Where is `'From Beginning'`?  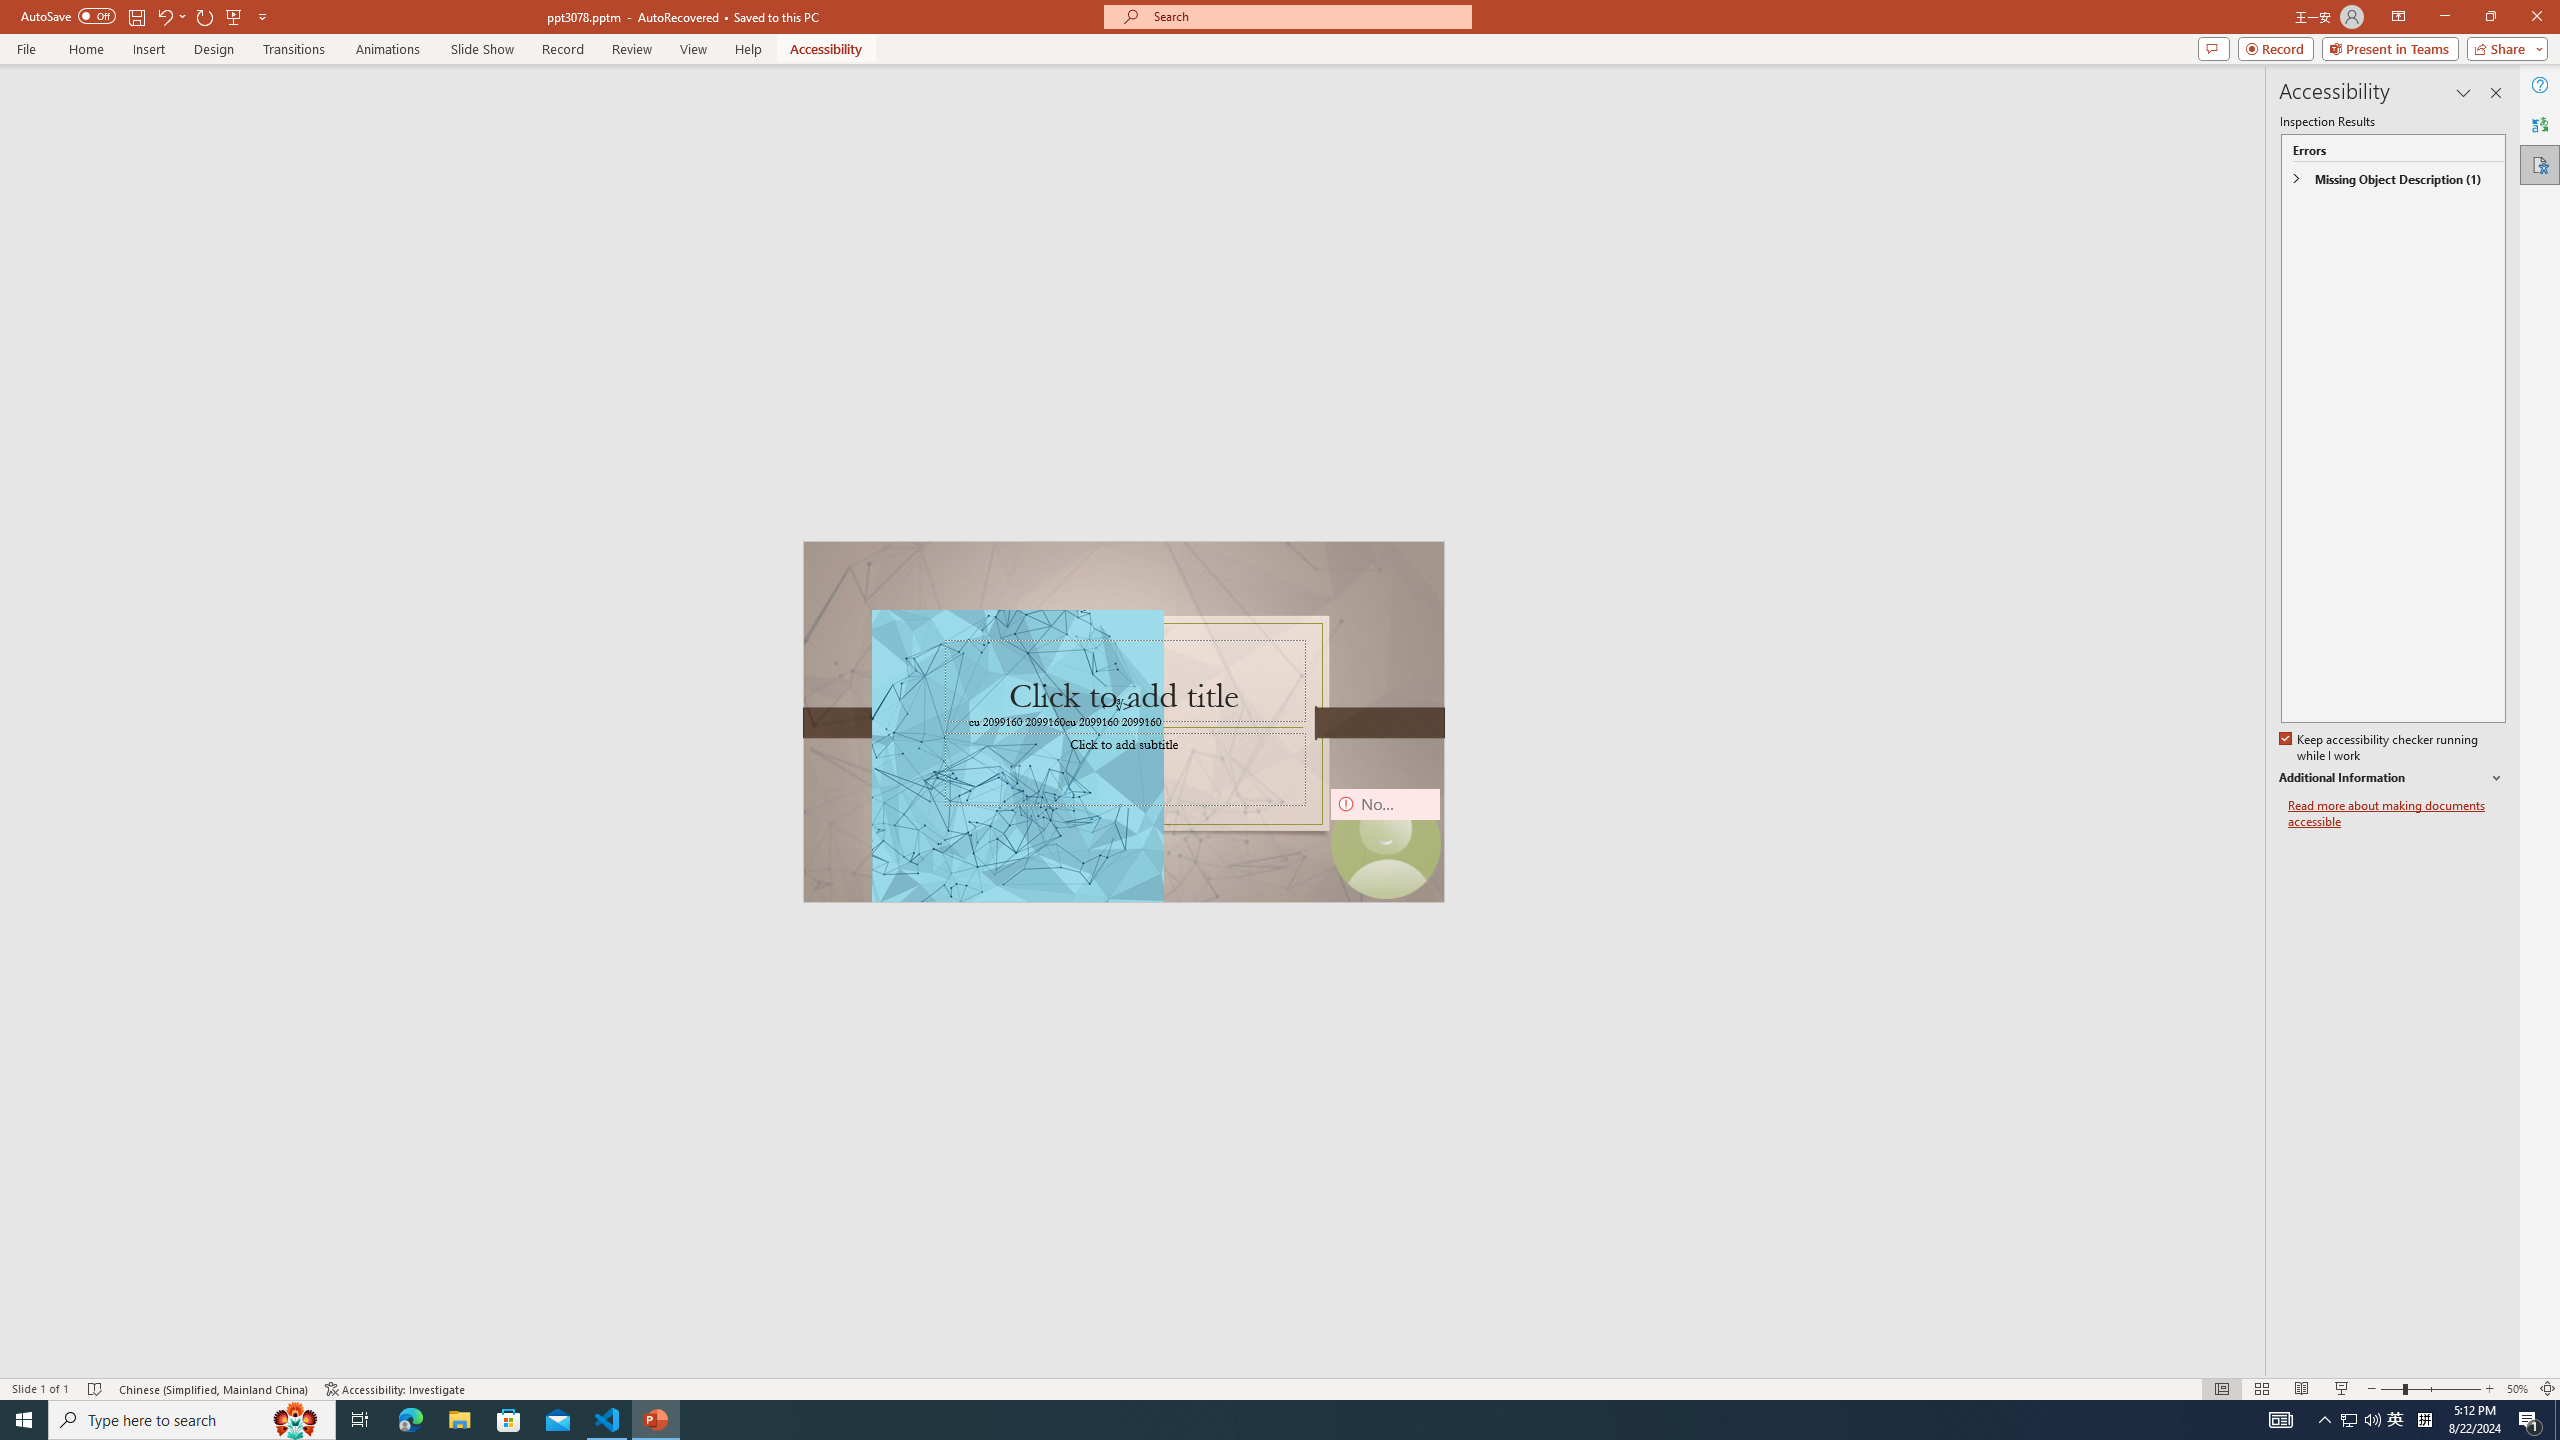
'From Beginning' is located at coordinates (233, 15).